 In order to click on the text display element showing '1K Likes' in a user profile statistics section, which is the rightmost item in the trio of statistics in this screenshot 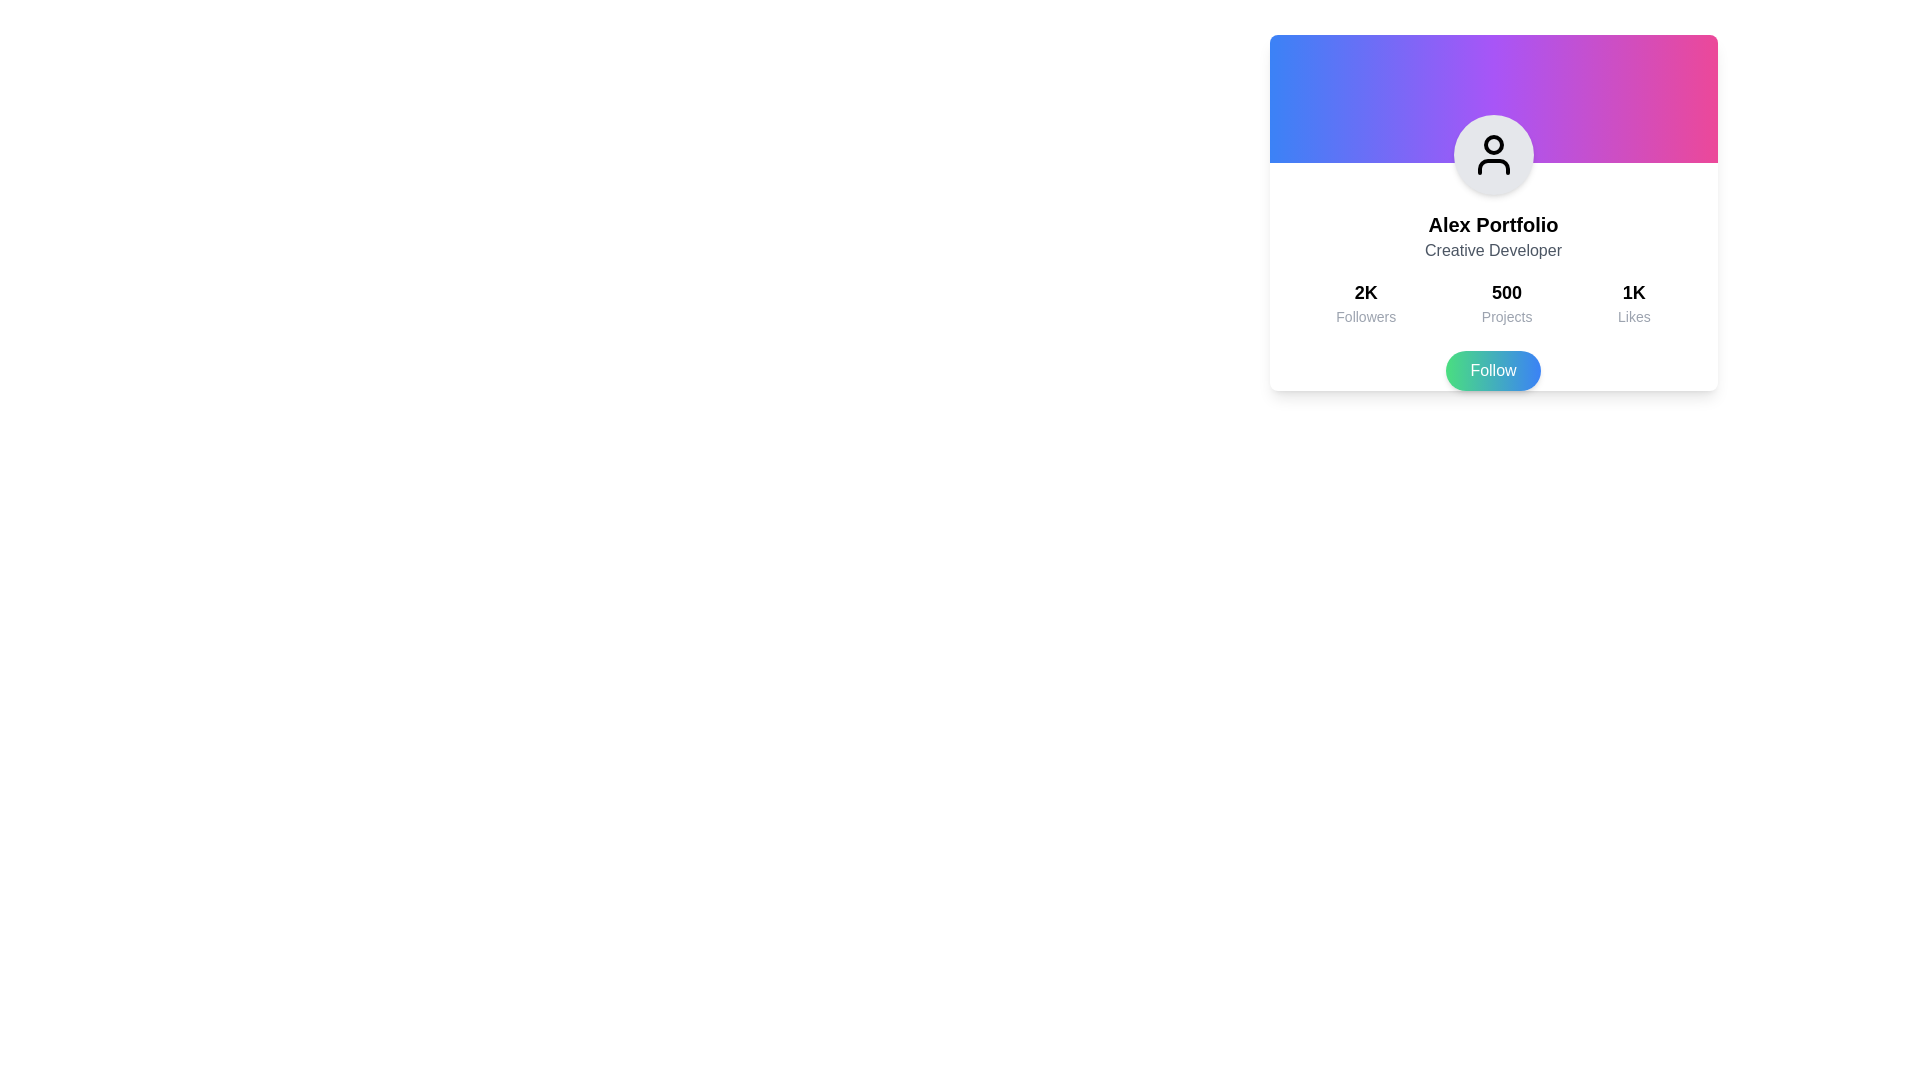, I will do `click(1634, 303)`.